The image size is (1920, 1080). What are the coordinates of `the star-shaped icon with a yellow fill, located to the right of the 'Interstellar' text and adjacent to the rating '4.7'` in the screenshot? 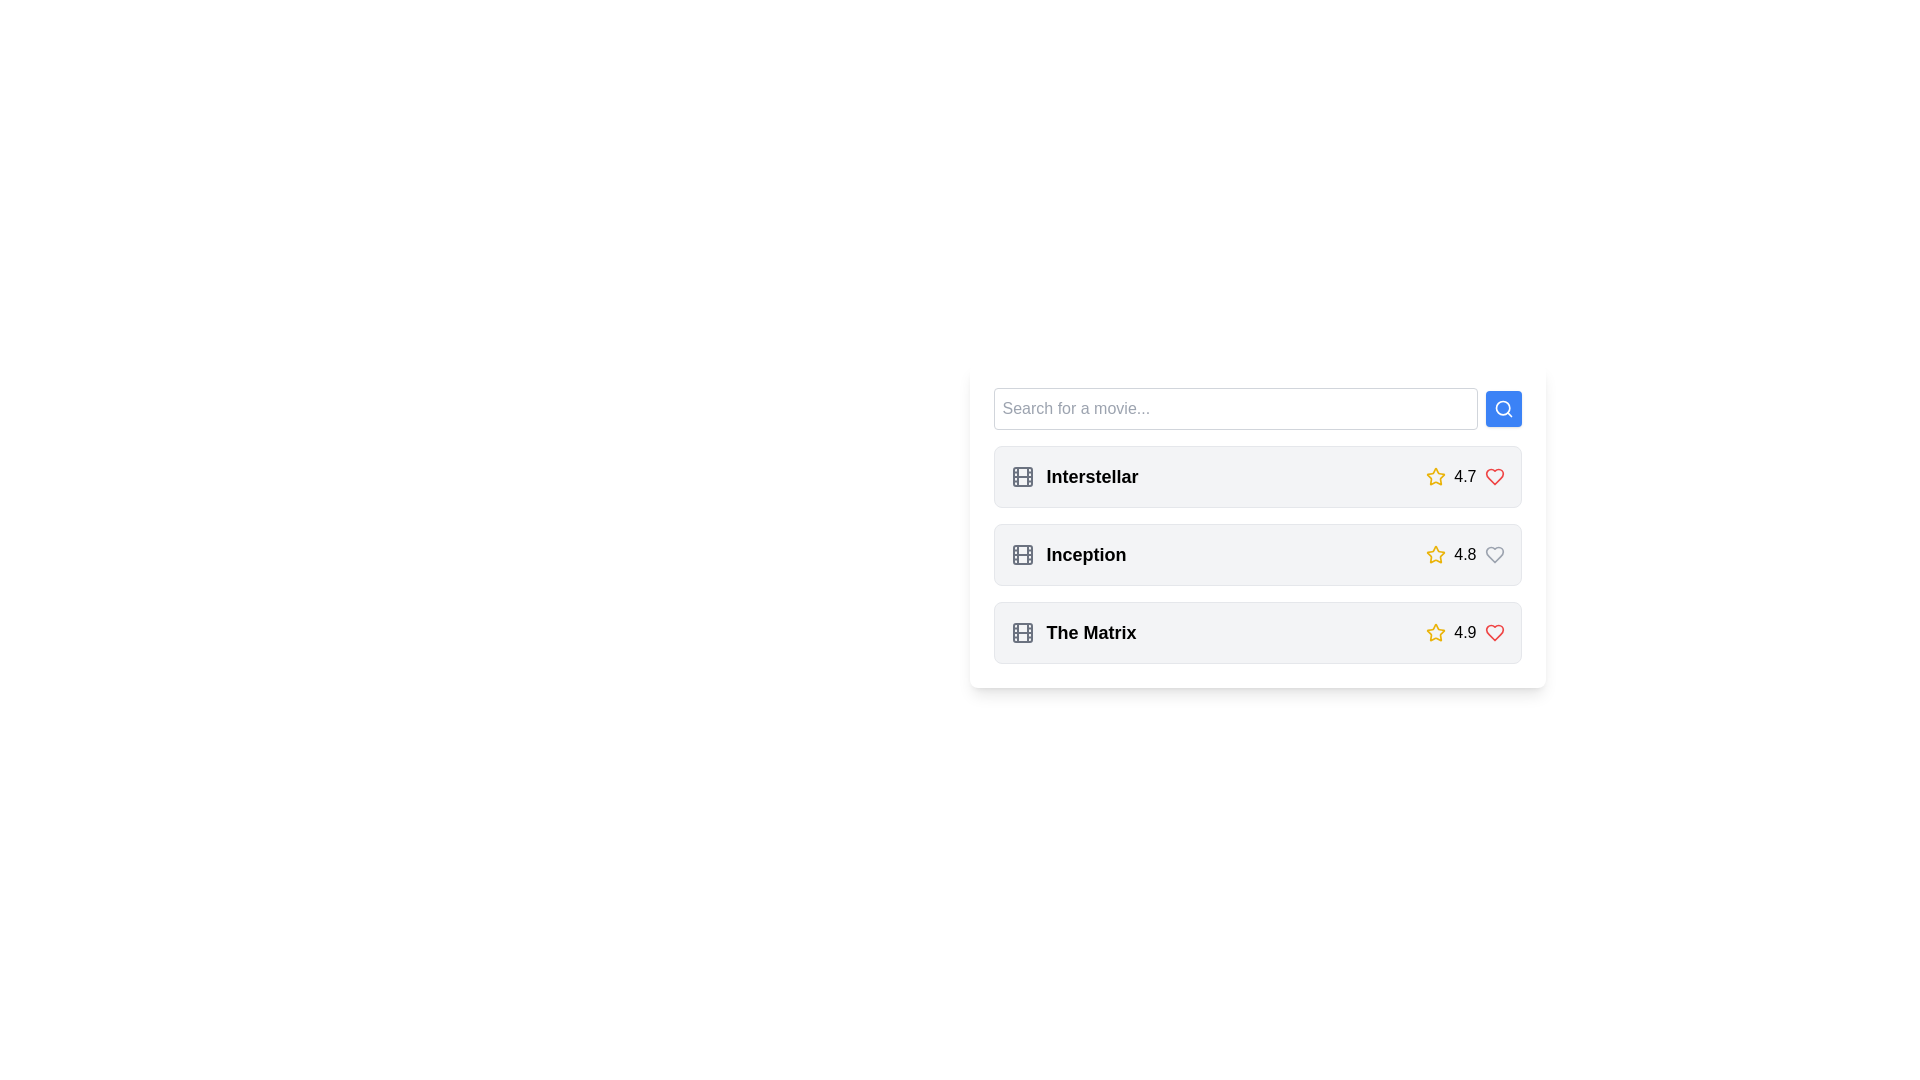 It's located at (1435, 477).